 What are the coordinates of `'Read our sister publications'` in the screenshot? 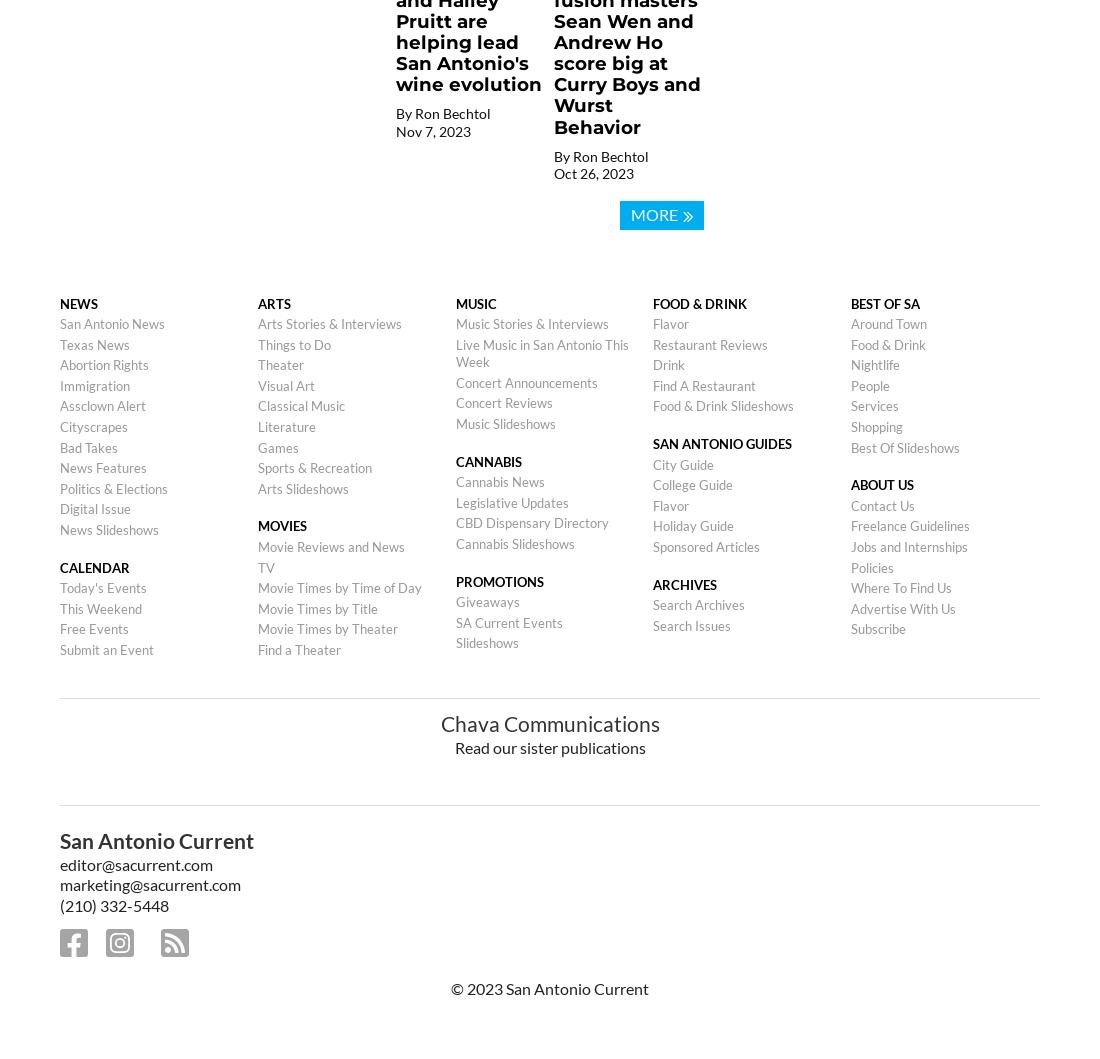 It's located at (549, 745).